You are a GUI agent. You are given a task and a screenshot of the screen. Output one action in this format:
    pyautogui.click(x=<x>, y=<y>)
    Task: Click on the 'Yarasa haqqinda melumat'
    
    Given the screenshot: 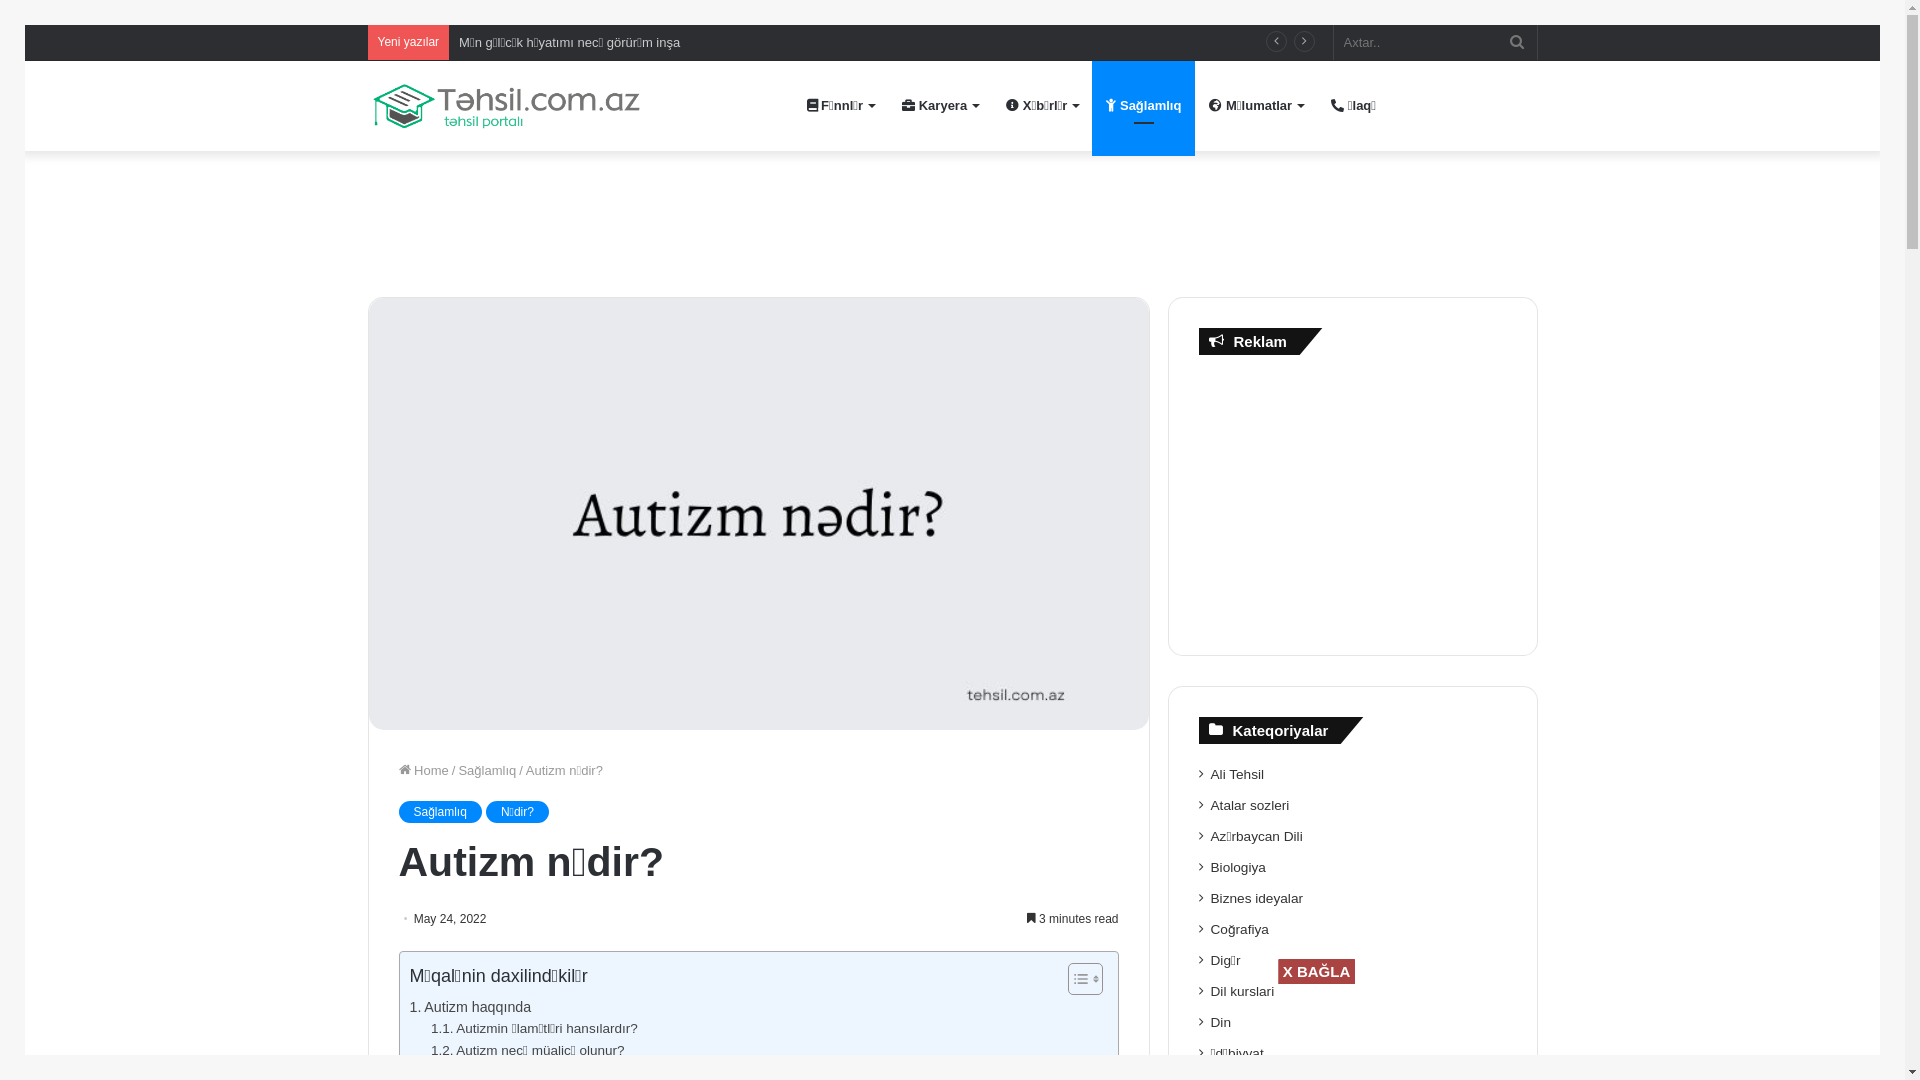 What is the action you would take?
    pyautogui.click(x=534, y=42)
    